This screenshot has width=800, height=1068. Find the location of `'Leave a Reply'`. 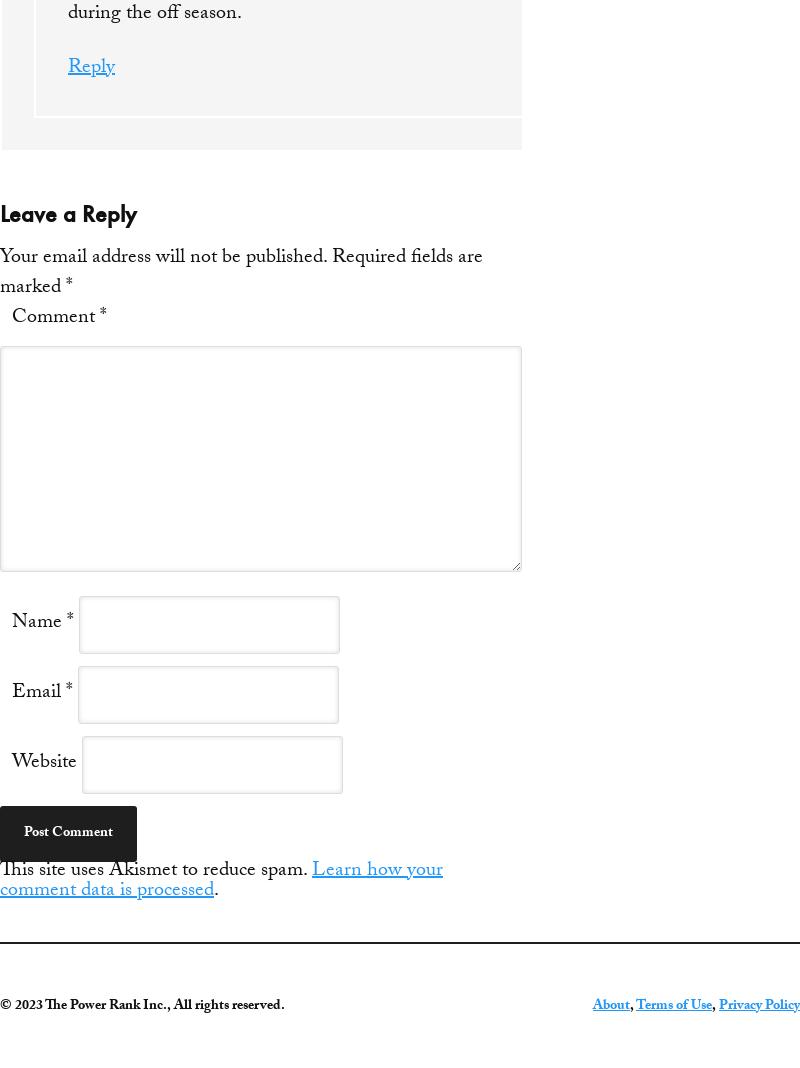

'Leave a Reply' is located at coordinates (68, 212).